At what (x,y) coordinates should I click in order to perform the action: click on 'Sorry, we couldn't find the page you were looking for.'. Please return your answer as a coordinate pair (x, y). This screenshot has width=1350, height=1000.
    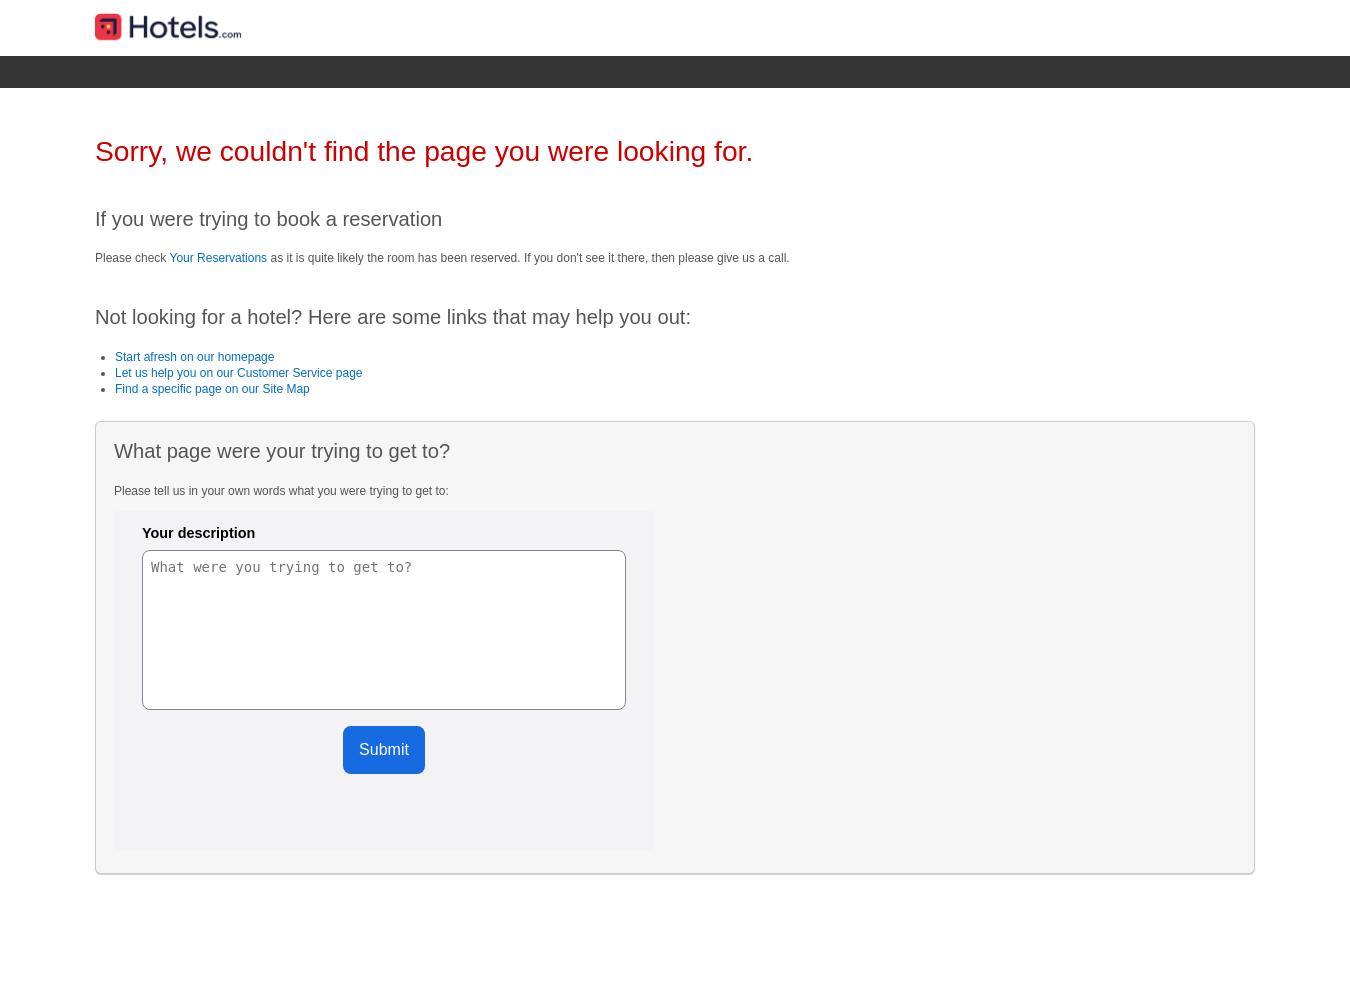
    Looking at the image, I should click on (424, 151).